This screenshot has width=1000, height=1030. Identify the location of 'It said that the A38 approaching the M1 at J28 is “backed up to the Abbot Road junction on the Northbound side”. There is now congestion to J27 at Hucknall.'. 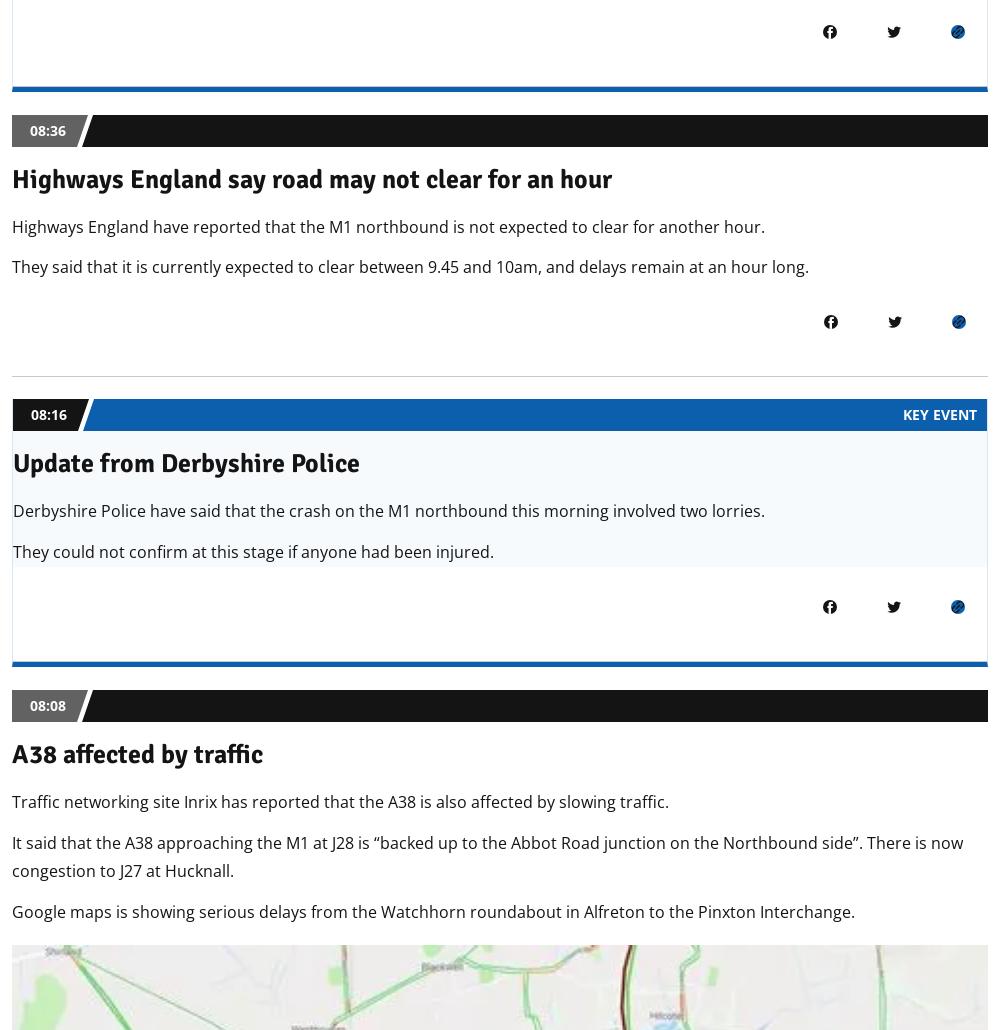
(486, 855).